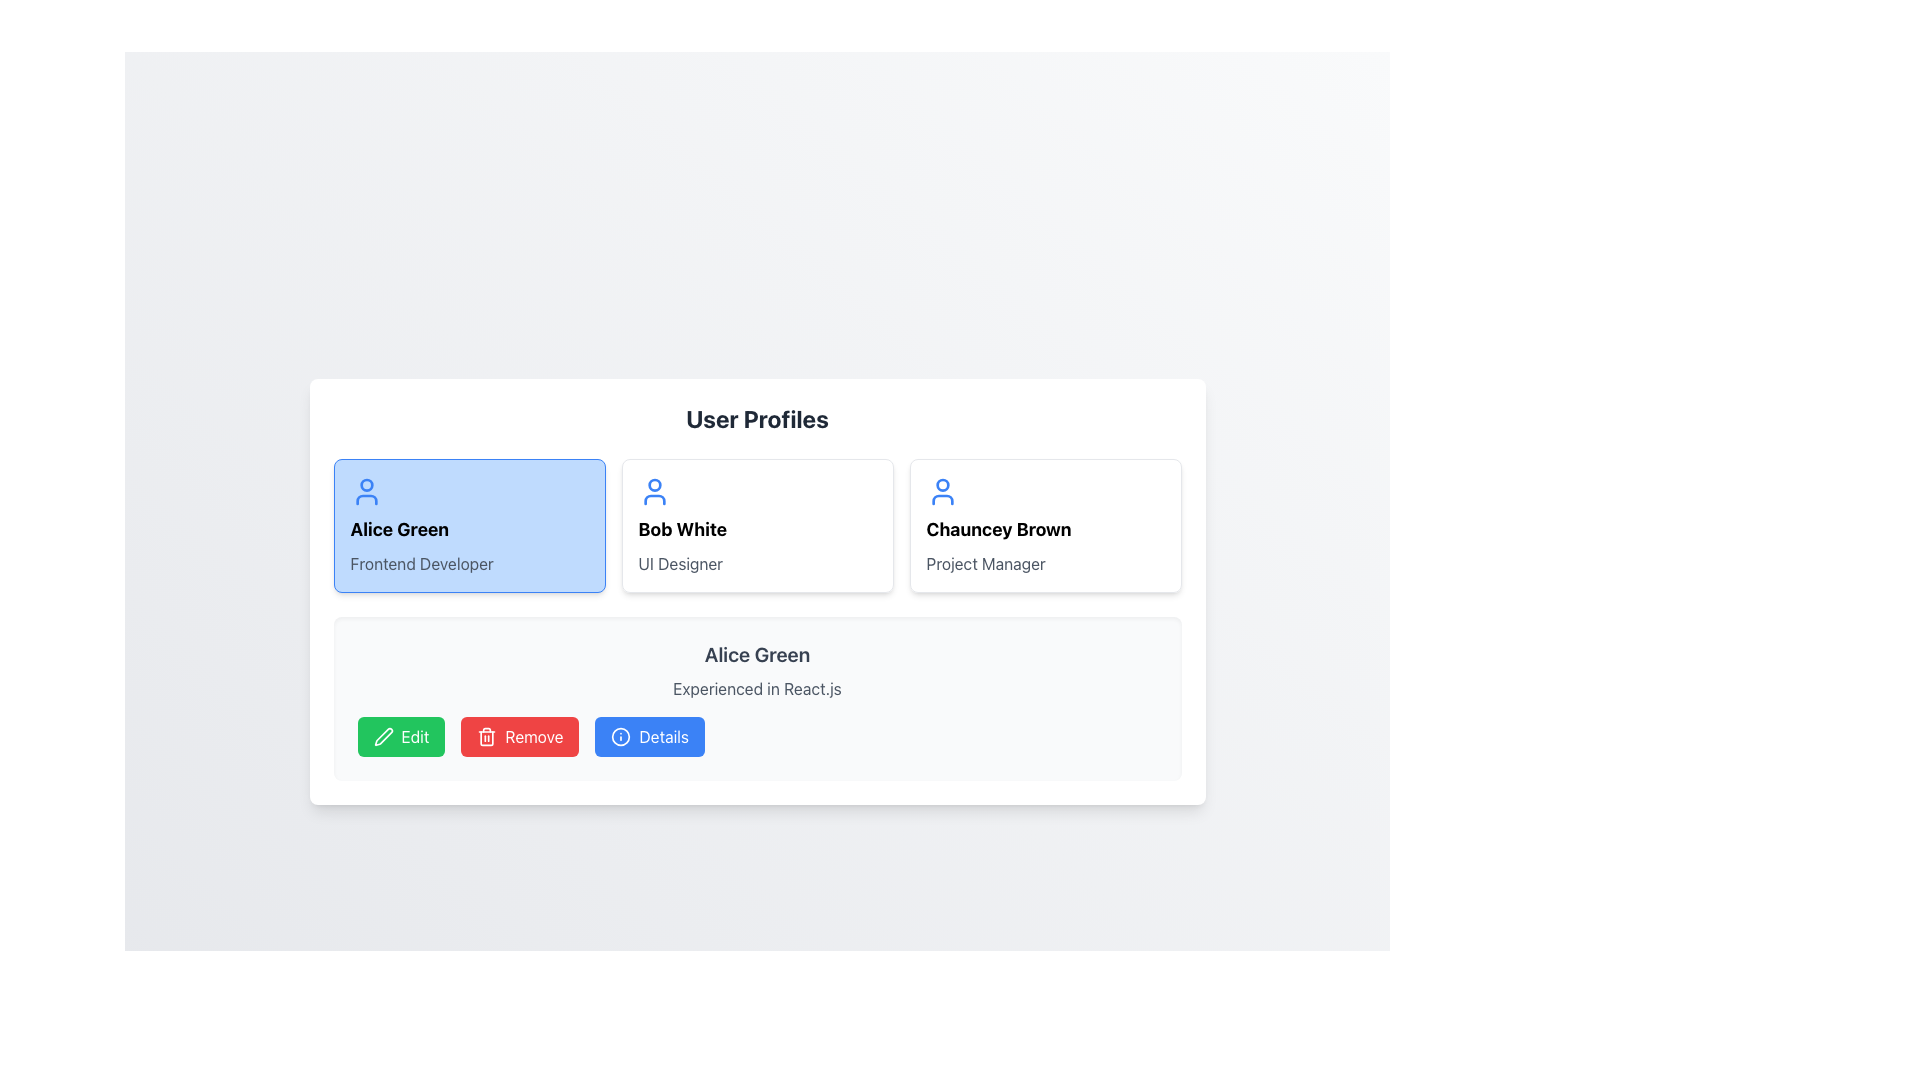 The width and height of the screenshot is (1920, 1080). Describe the element at coordinates (383, 736) in the screenshot. I see `the editing icon within the green 'Edit' button located in the lower-left corner of the button row below the 'Alice Green' profile details to focus it` at that location.